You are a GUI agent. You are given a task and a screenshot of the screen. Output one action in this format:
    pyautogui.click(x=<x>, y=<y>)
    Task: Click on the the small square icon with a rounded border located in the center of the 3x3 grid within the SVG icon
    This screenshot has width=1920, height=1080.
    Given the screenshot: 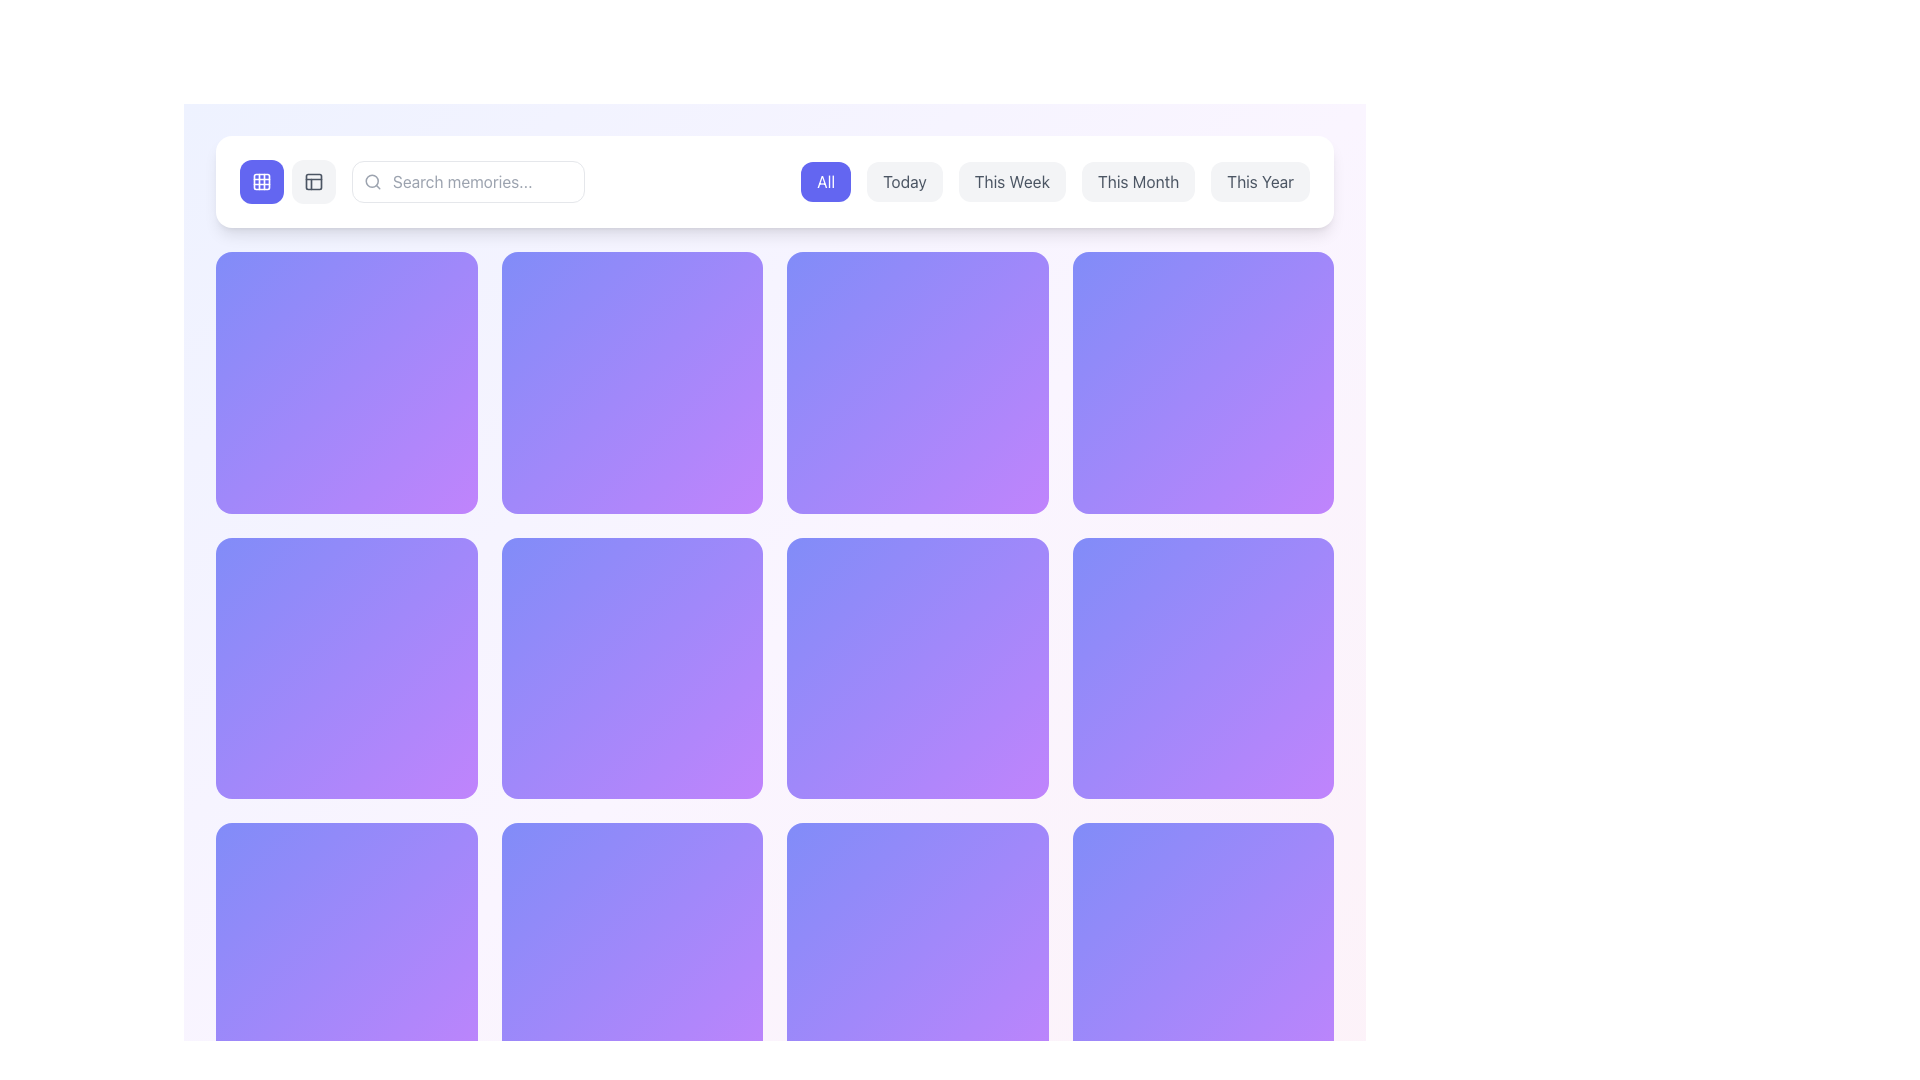 What is the action you would take?
    pyautogui.click(x=261, y=181)
    